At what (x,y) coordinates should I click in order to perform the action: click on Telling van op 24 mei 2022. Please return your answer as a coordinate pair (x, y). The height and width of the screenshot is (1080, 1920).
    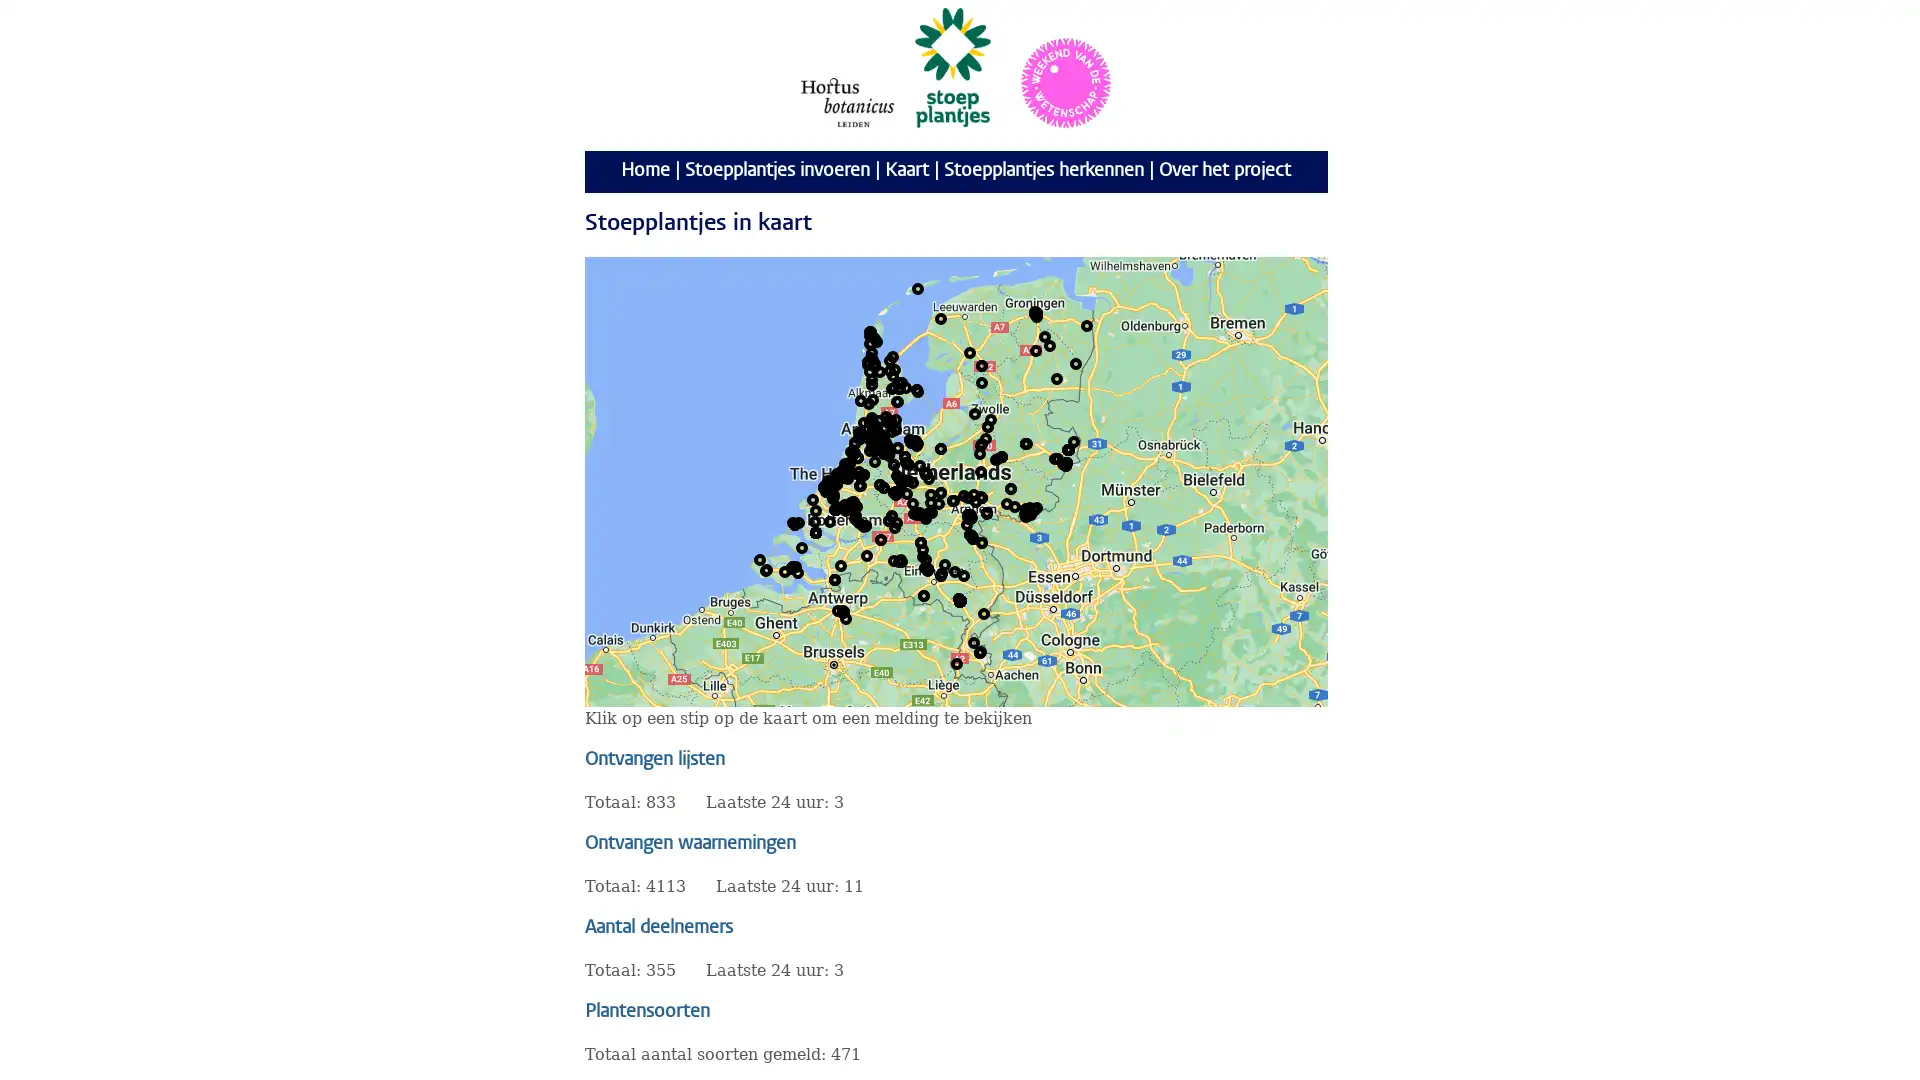
    Looking at the image, I should click on (901, 482).